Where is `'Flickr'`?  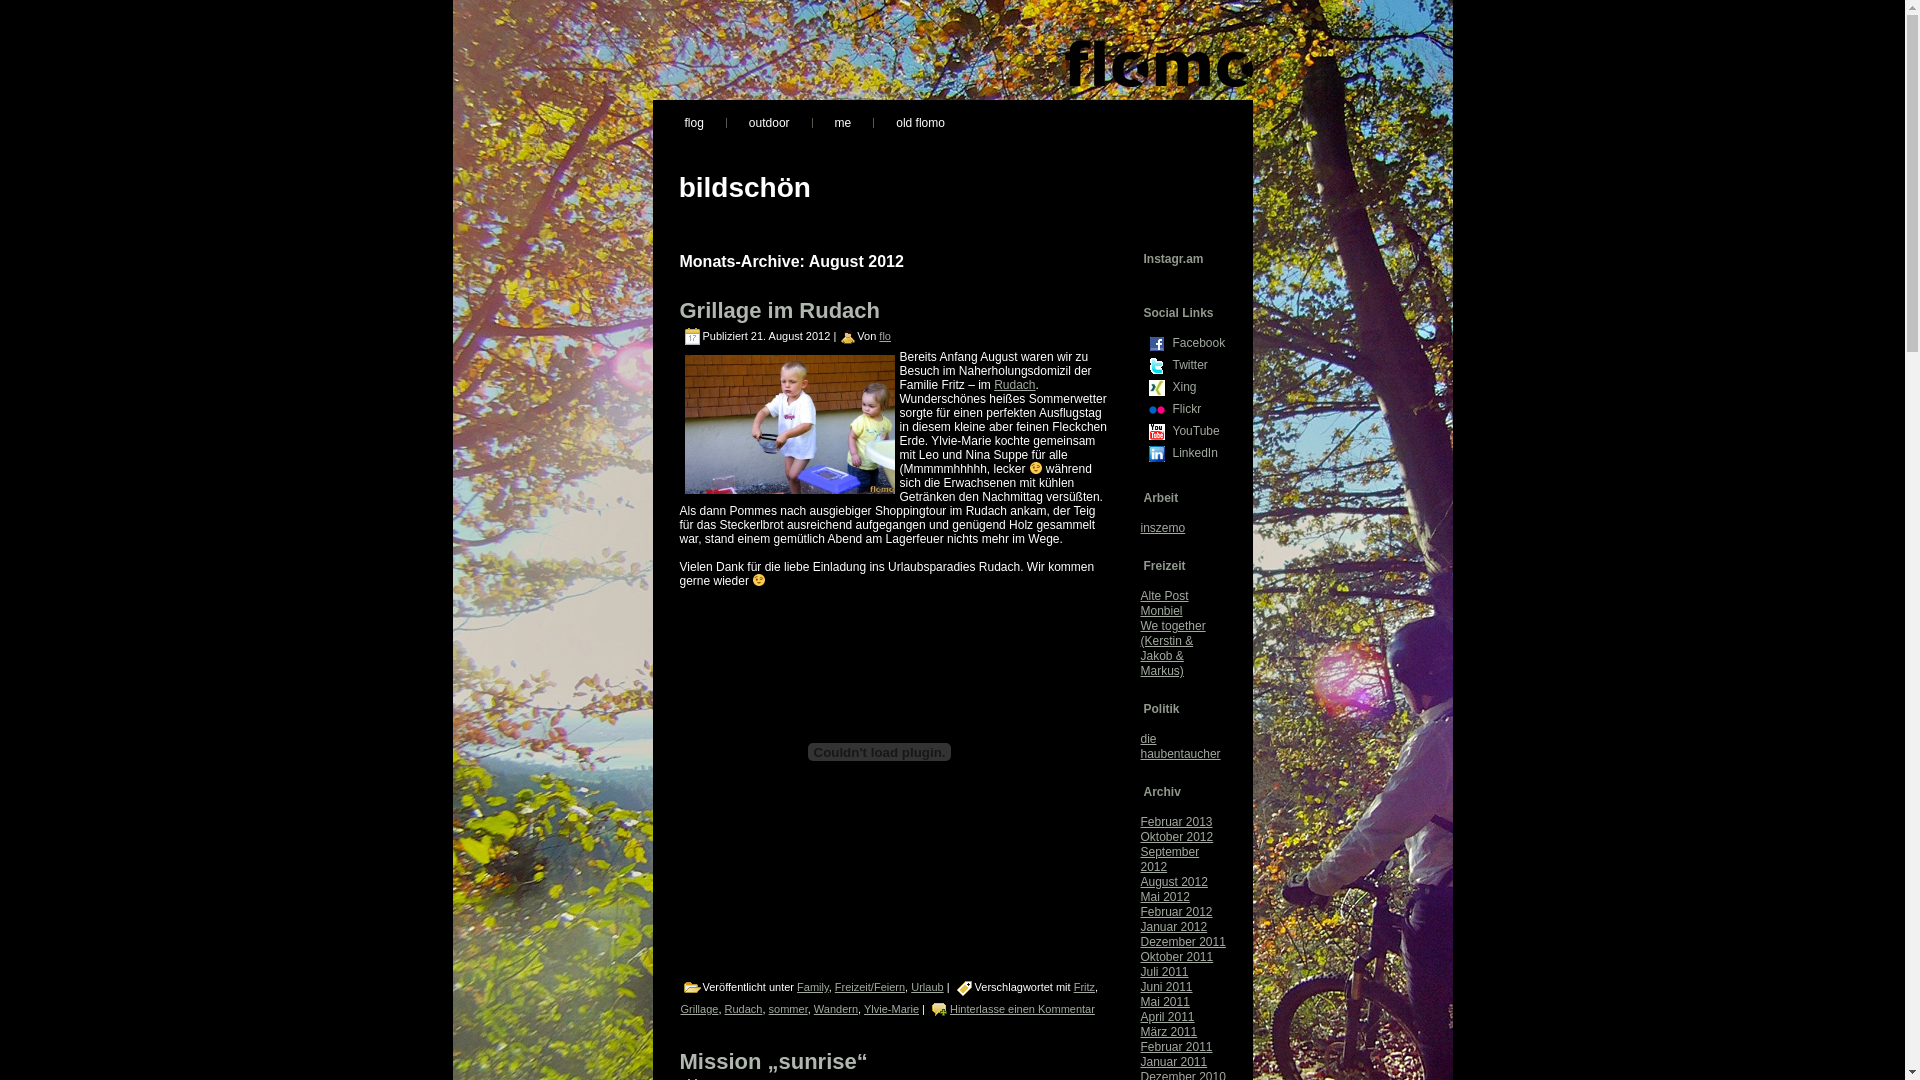 'Flickr' is located at coordinates (1147, 408).